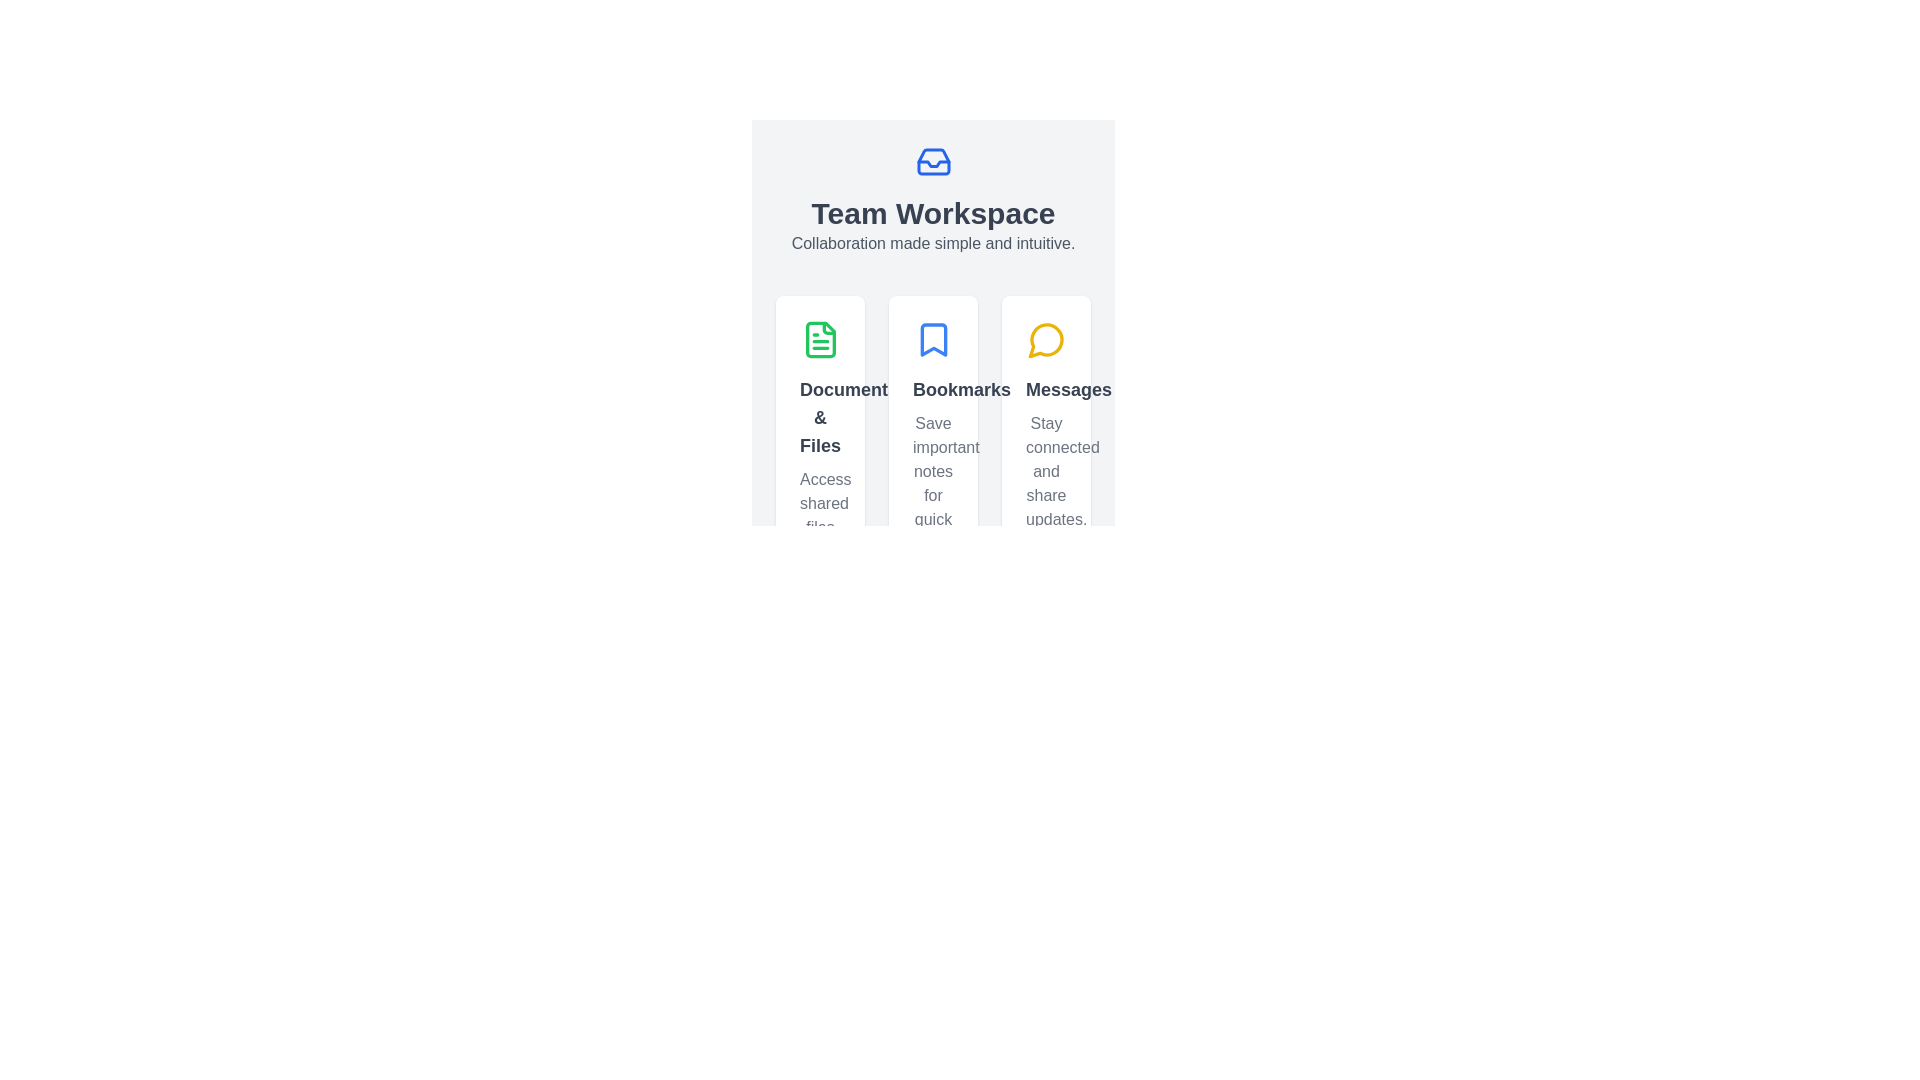  Describe the element at coordinates (1045, 338) in the screenshot. I see `the yellow conversation bubble icon located at the top center of the 'Messages' card within the grid layout` at that location.